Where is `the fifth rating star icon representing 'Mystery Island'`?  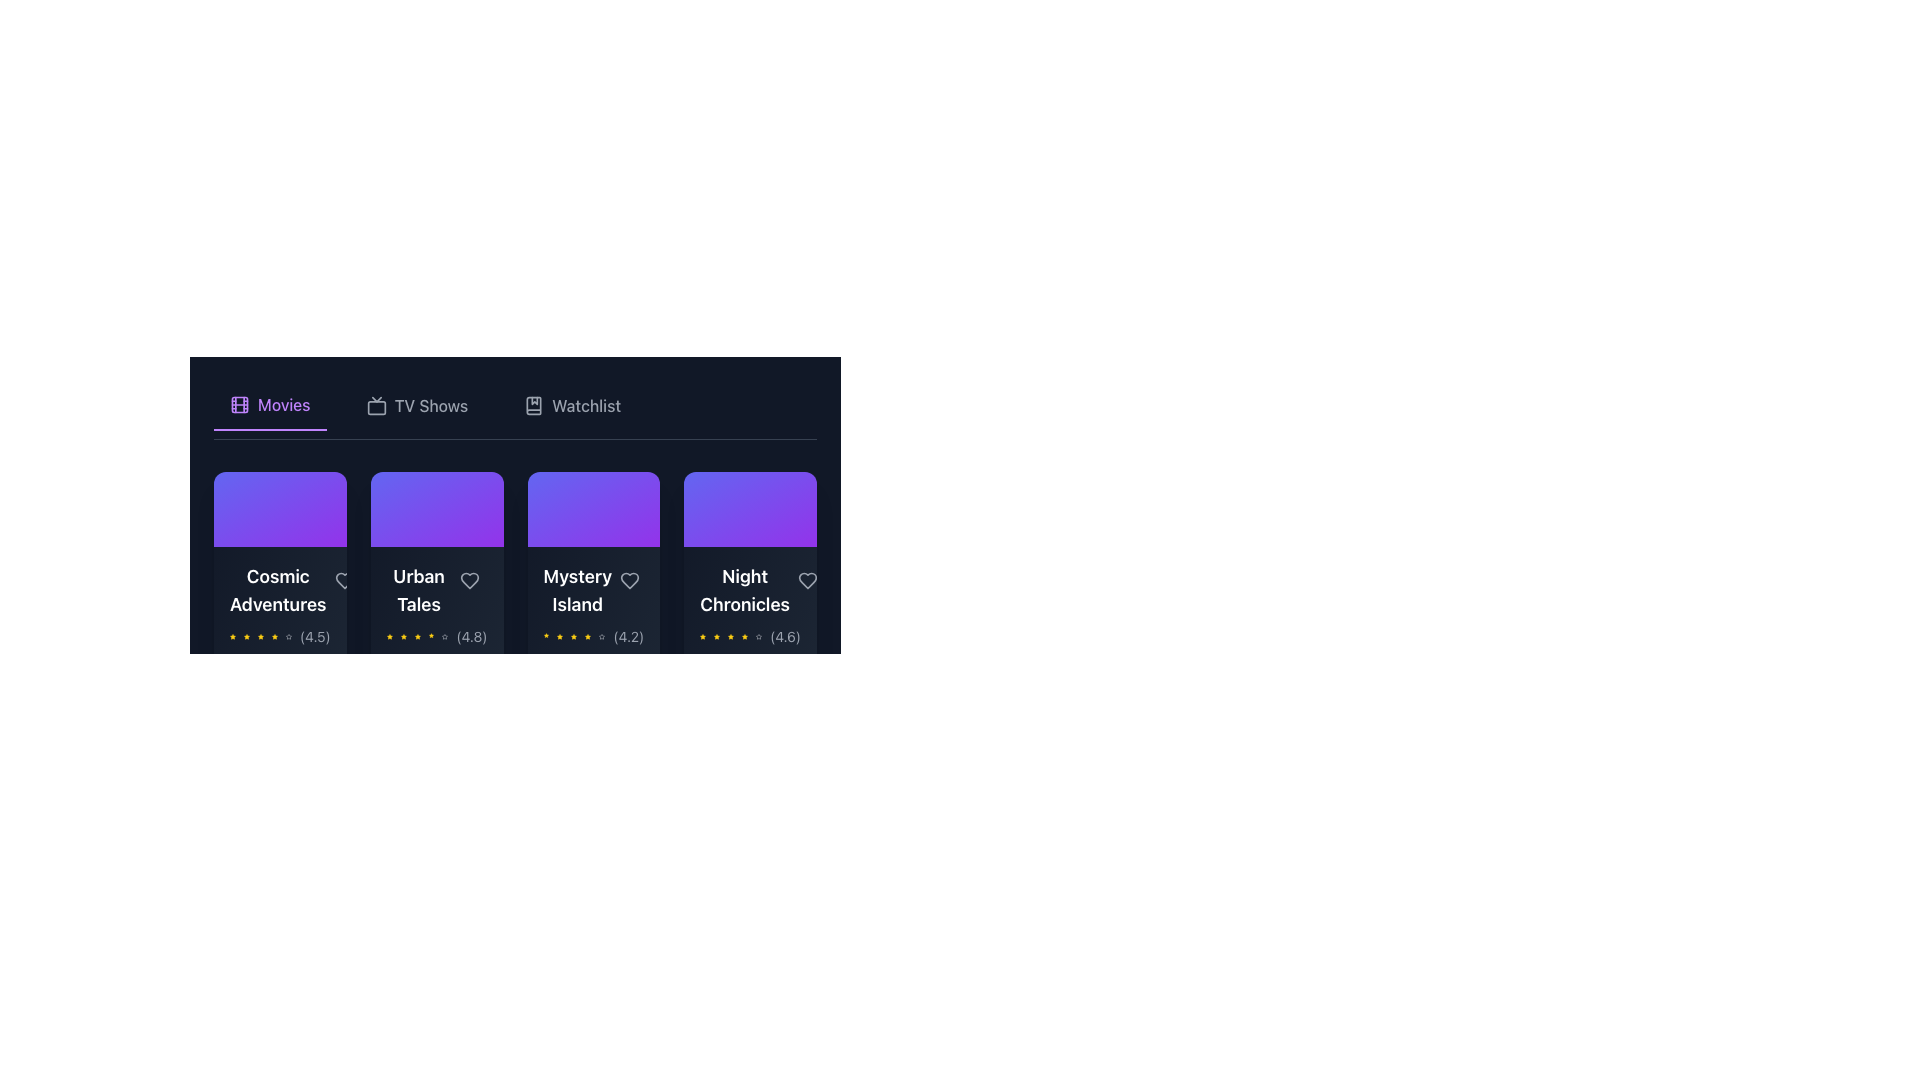
the fifth rating star icon representing 'Mystery Island' is located at coordinates (587, 636).